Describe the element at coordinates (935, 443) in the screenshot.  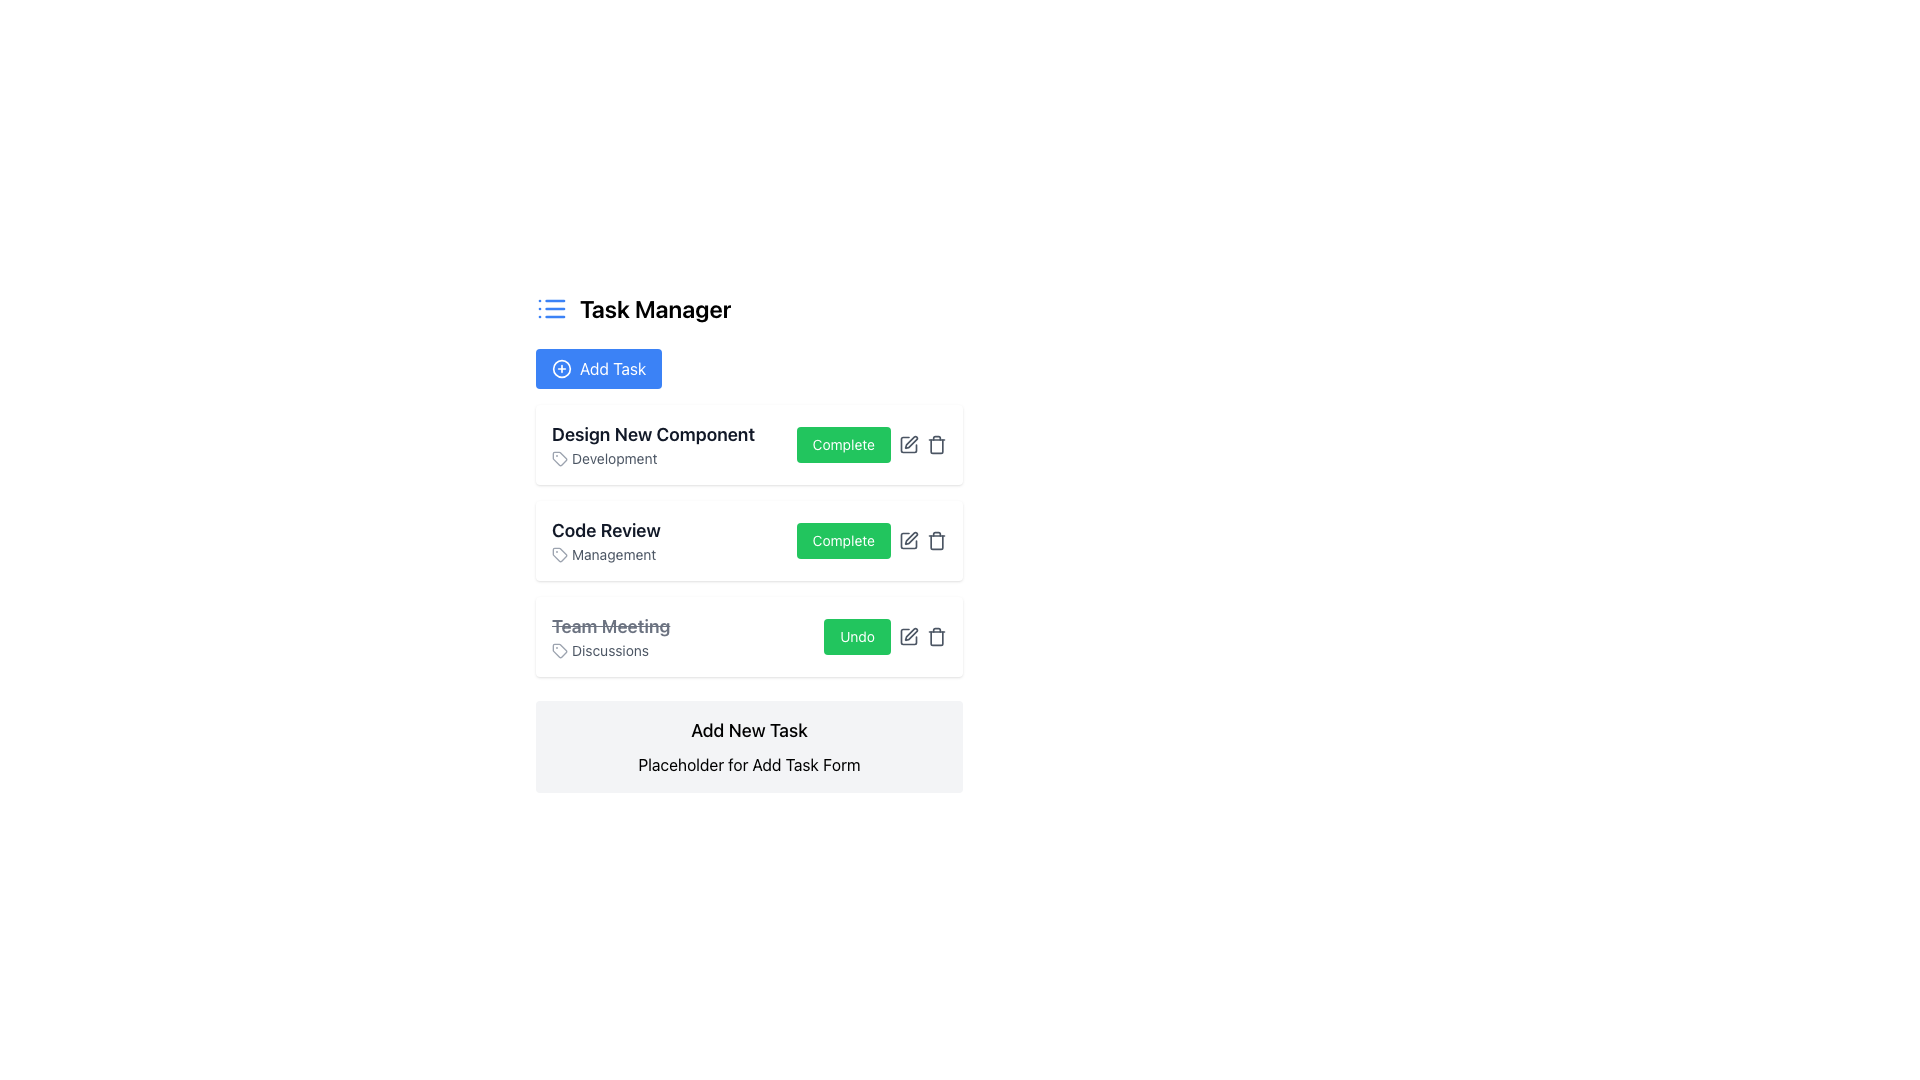
I see `the delete icon located in the top-right corner of the 'Design New Component' task card` at that location.